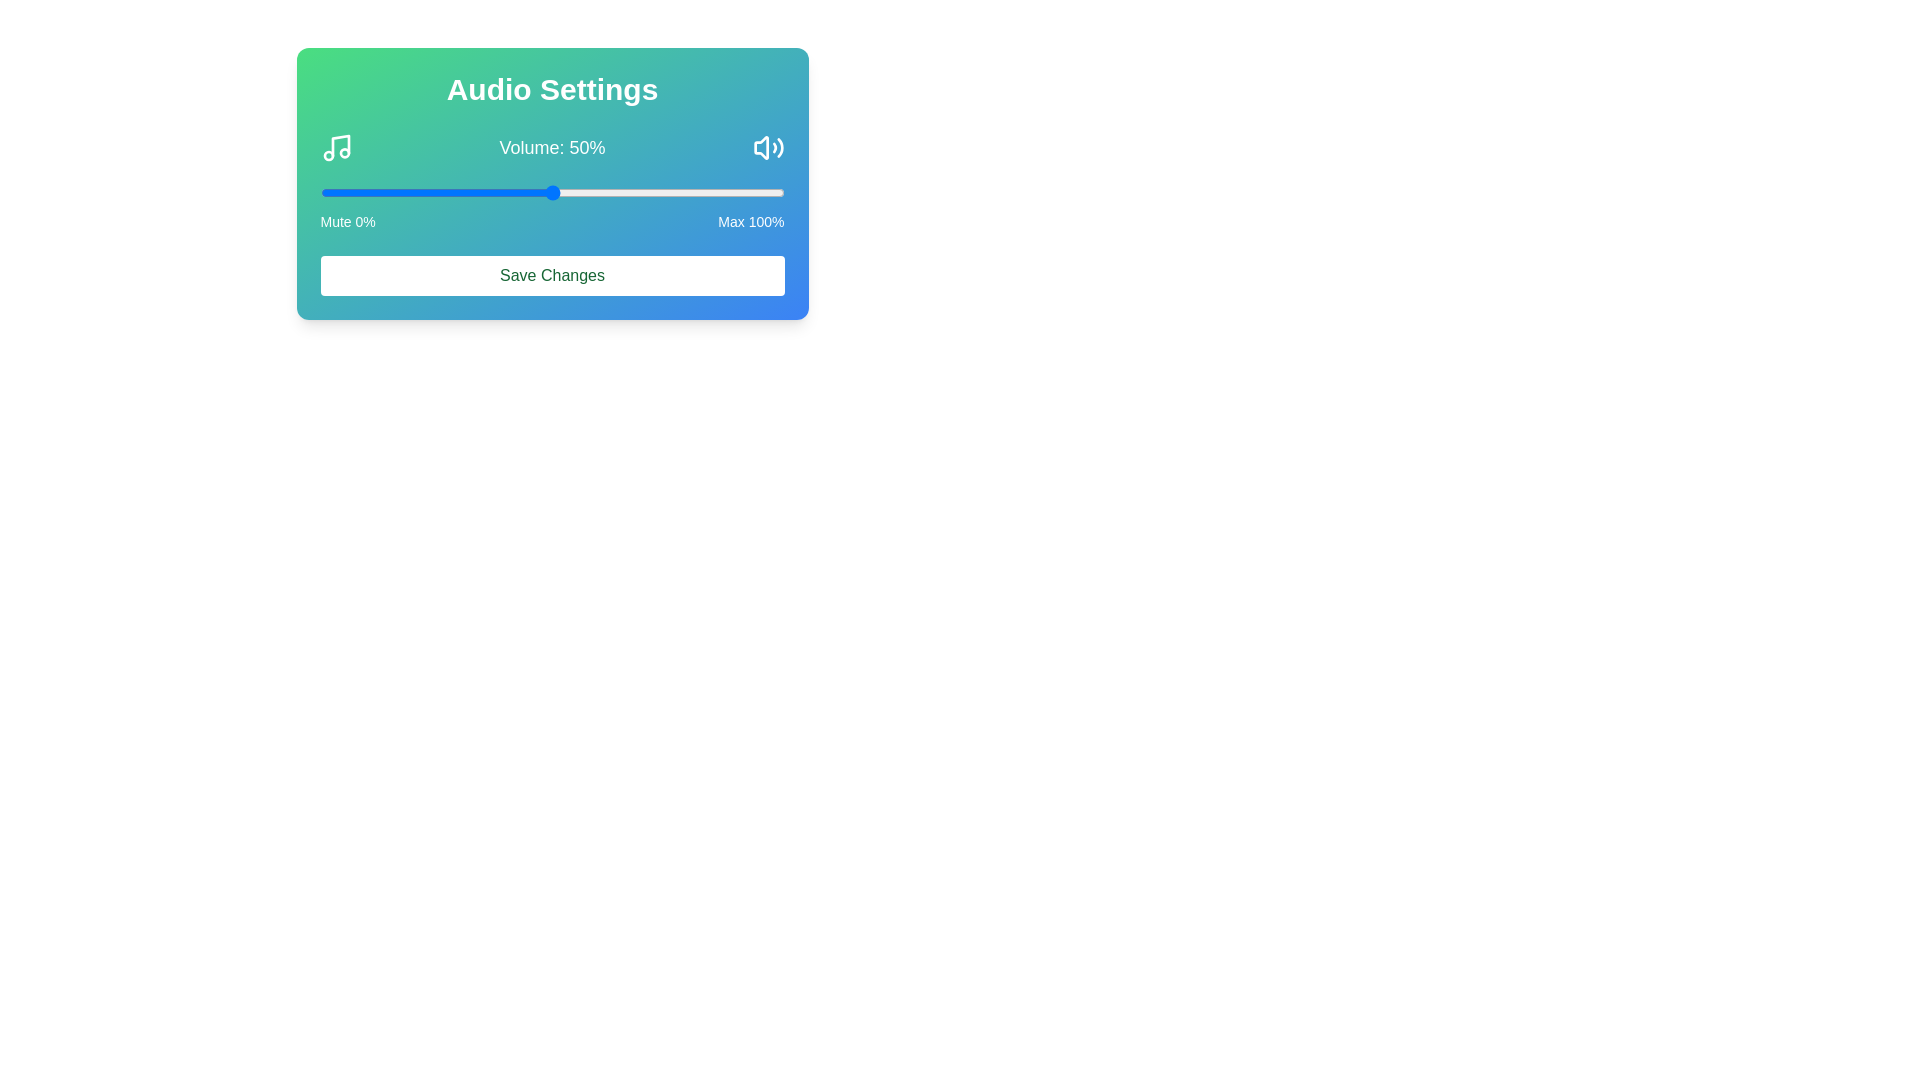  What do you see at coordinates (746, 192) in the screenshot?
I see `the volume slider to 92%` at bounding box center [746, 192].